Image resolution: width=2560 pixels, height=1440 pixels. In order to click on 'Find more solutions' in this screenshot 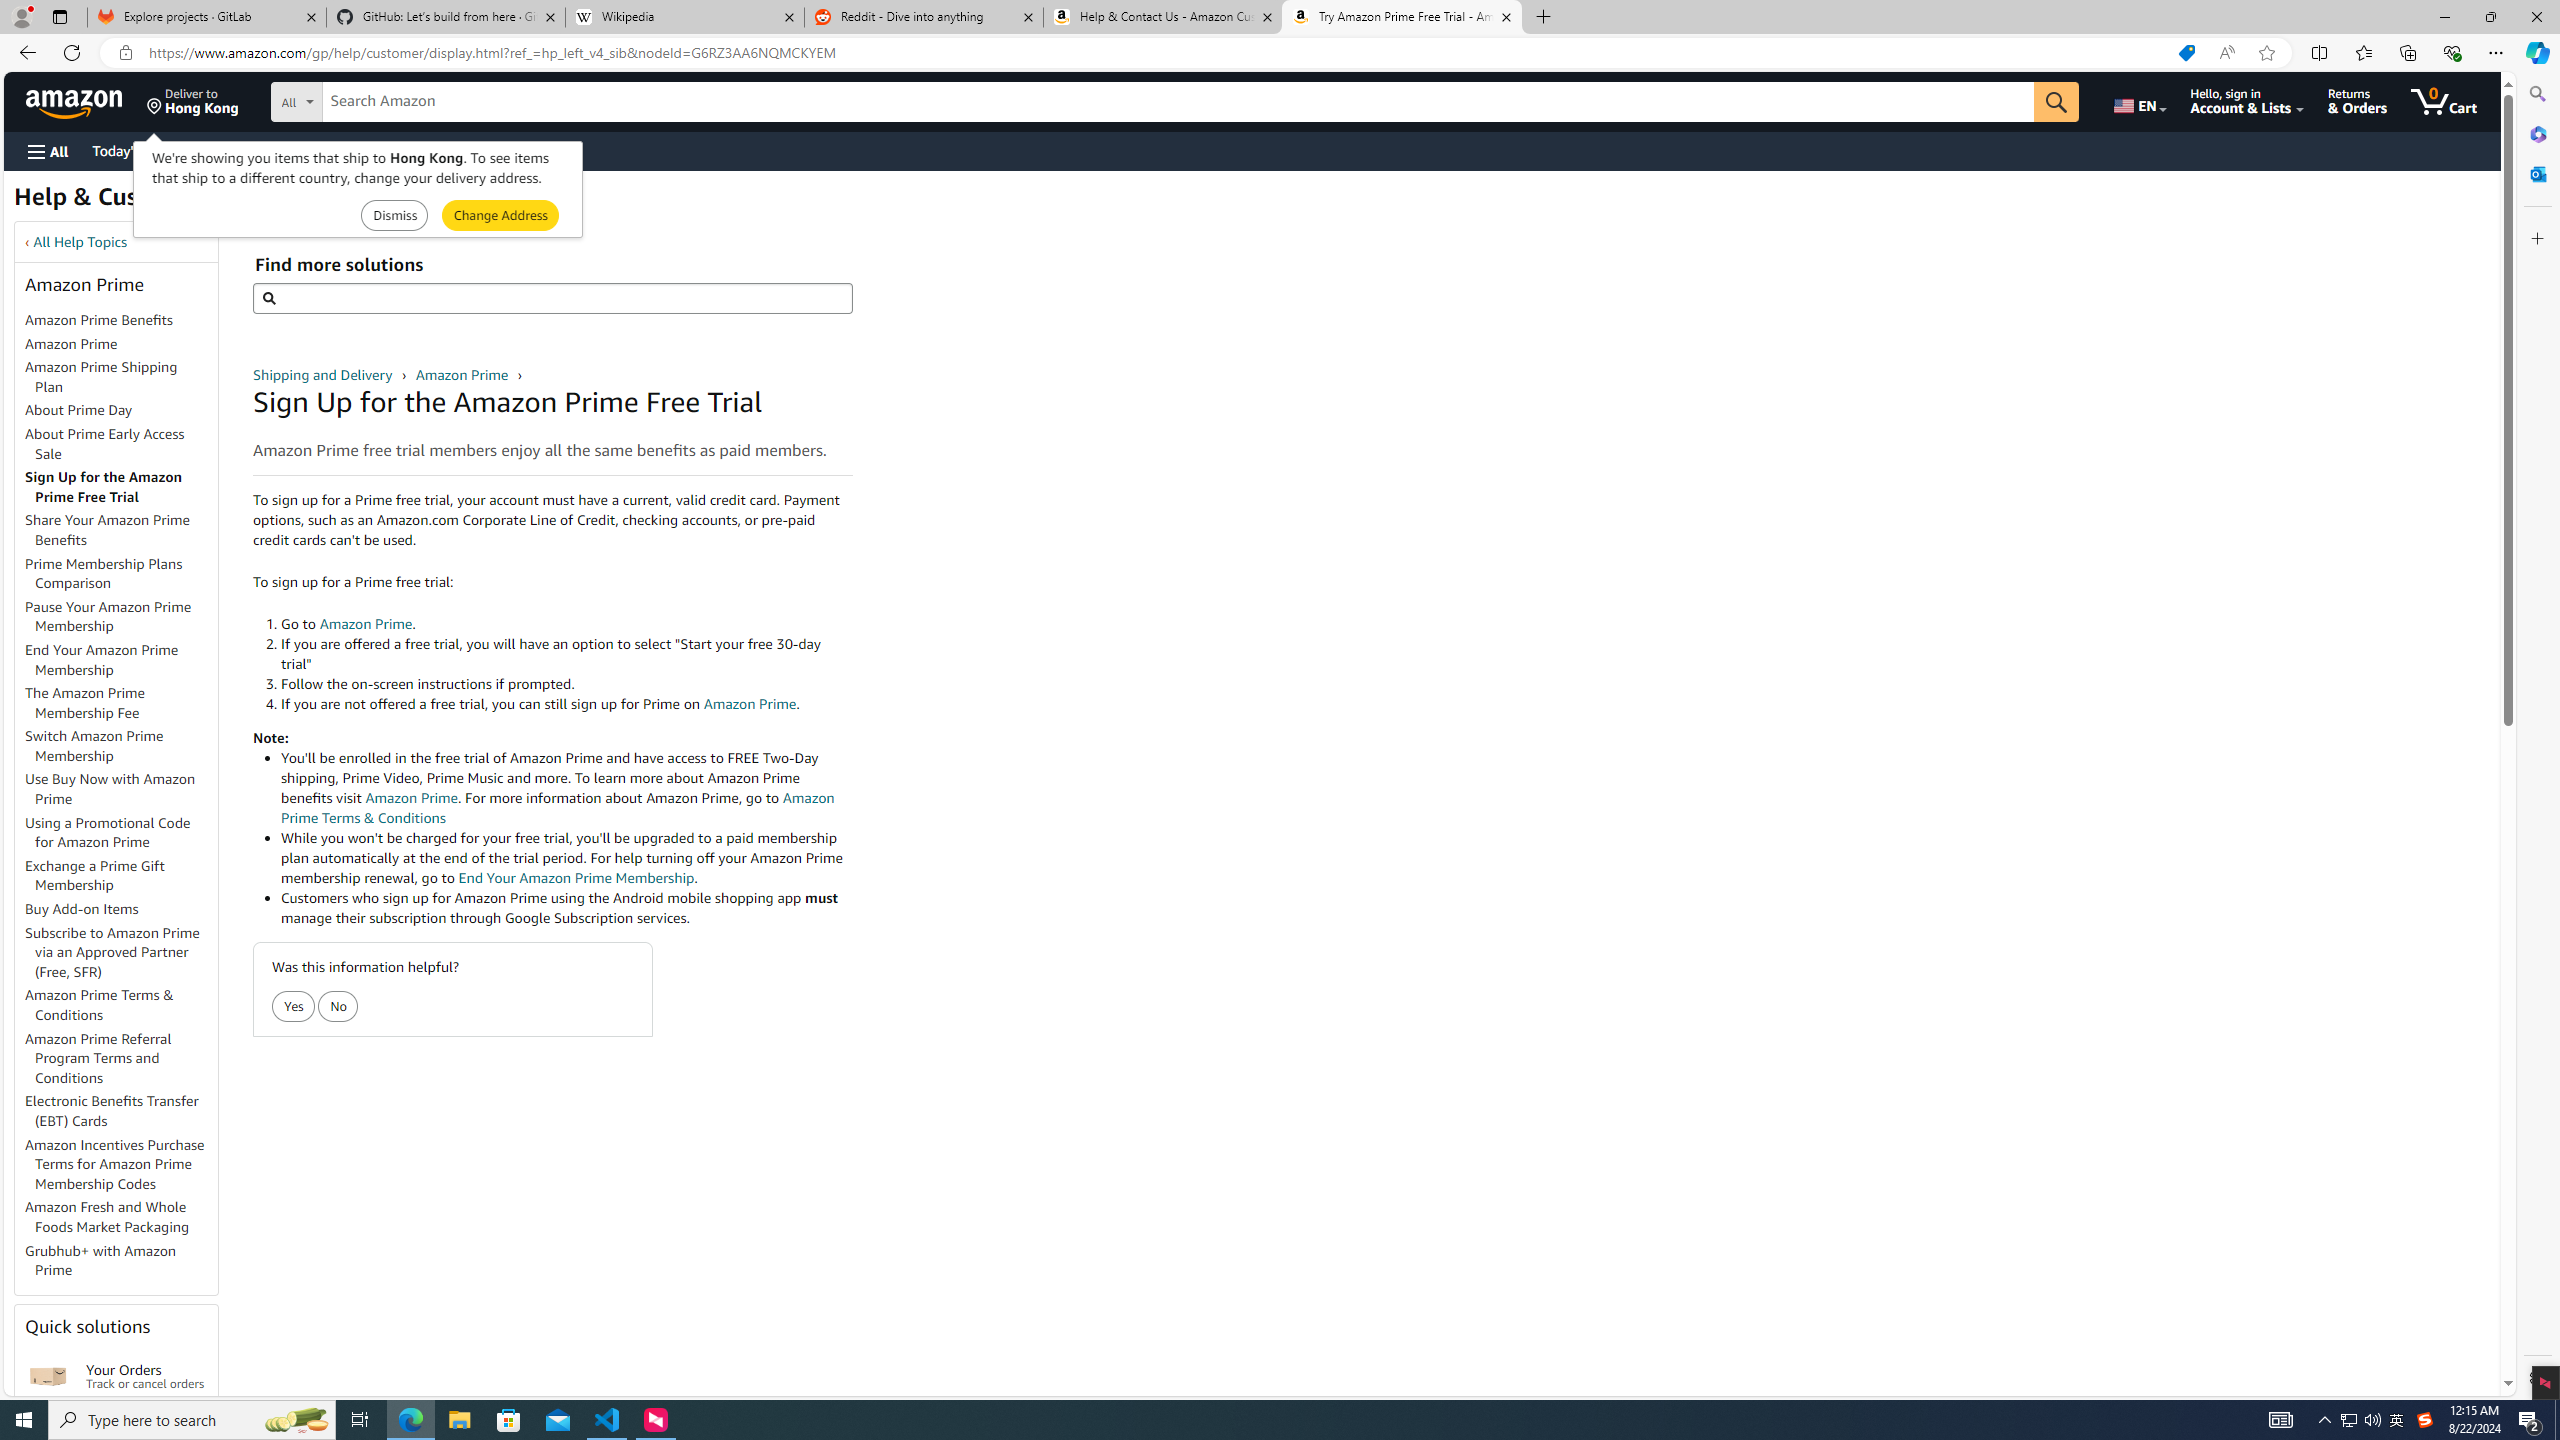, I will do `click(551, 298)`.